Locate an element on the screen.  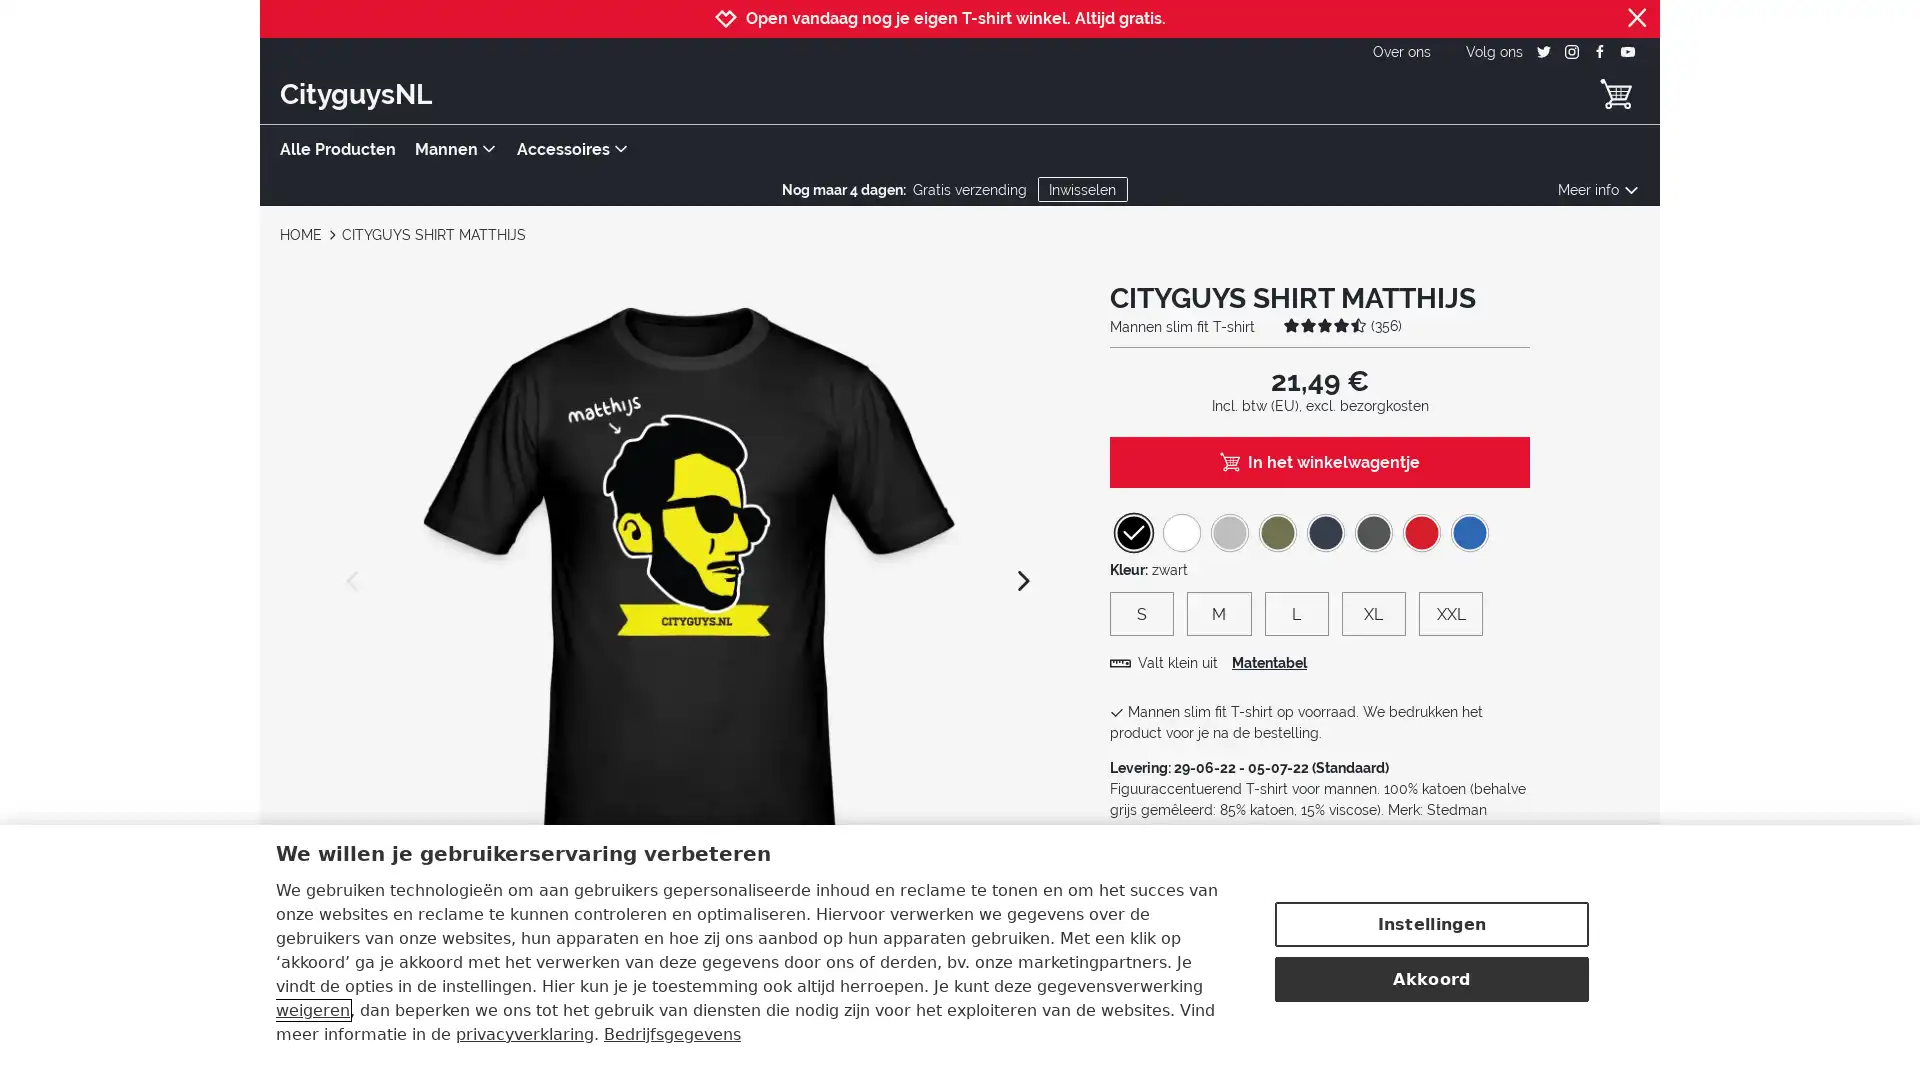
CITYGUYS SHIRT MATTHIJS view 3 is located at coordinates (685, 951).